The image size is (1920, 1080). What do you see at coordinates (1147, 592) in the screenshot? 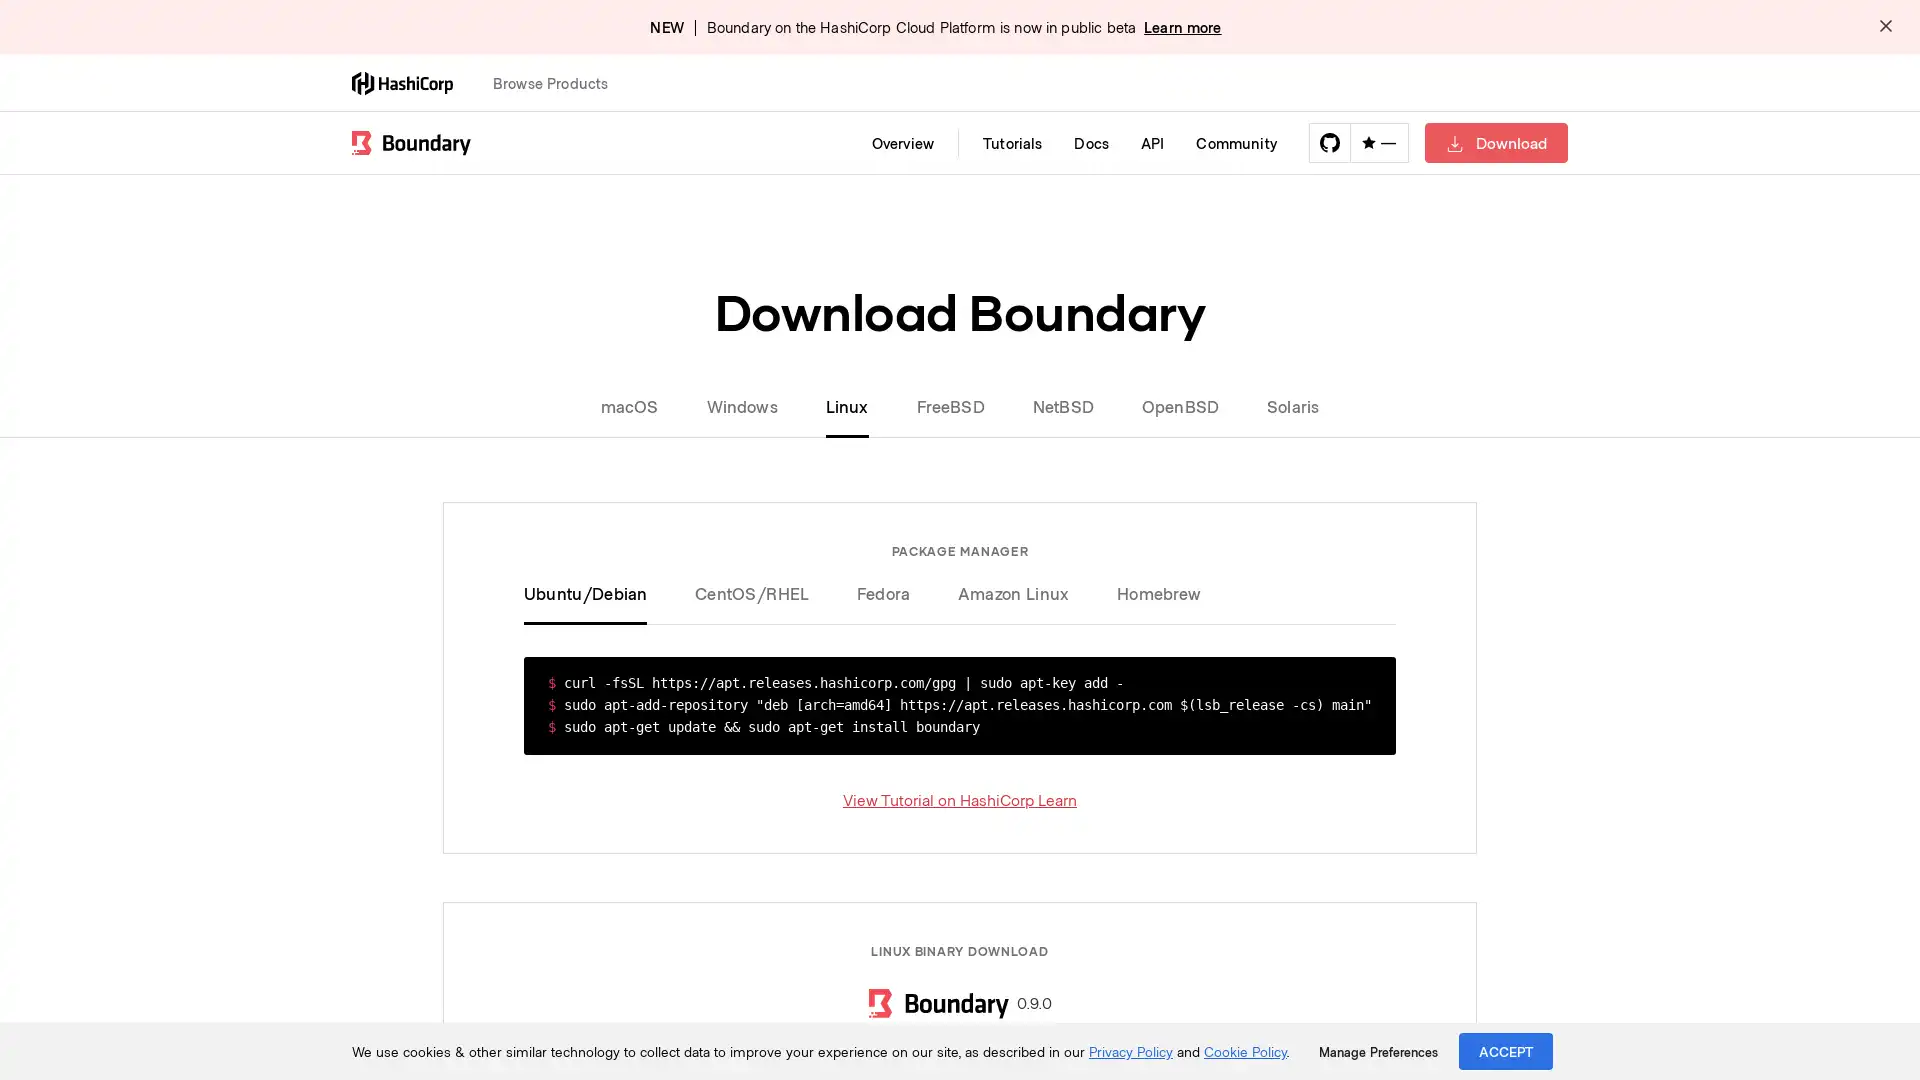
I see `Homebrew` at bounding box center [1147, 592].